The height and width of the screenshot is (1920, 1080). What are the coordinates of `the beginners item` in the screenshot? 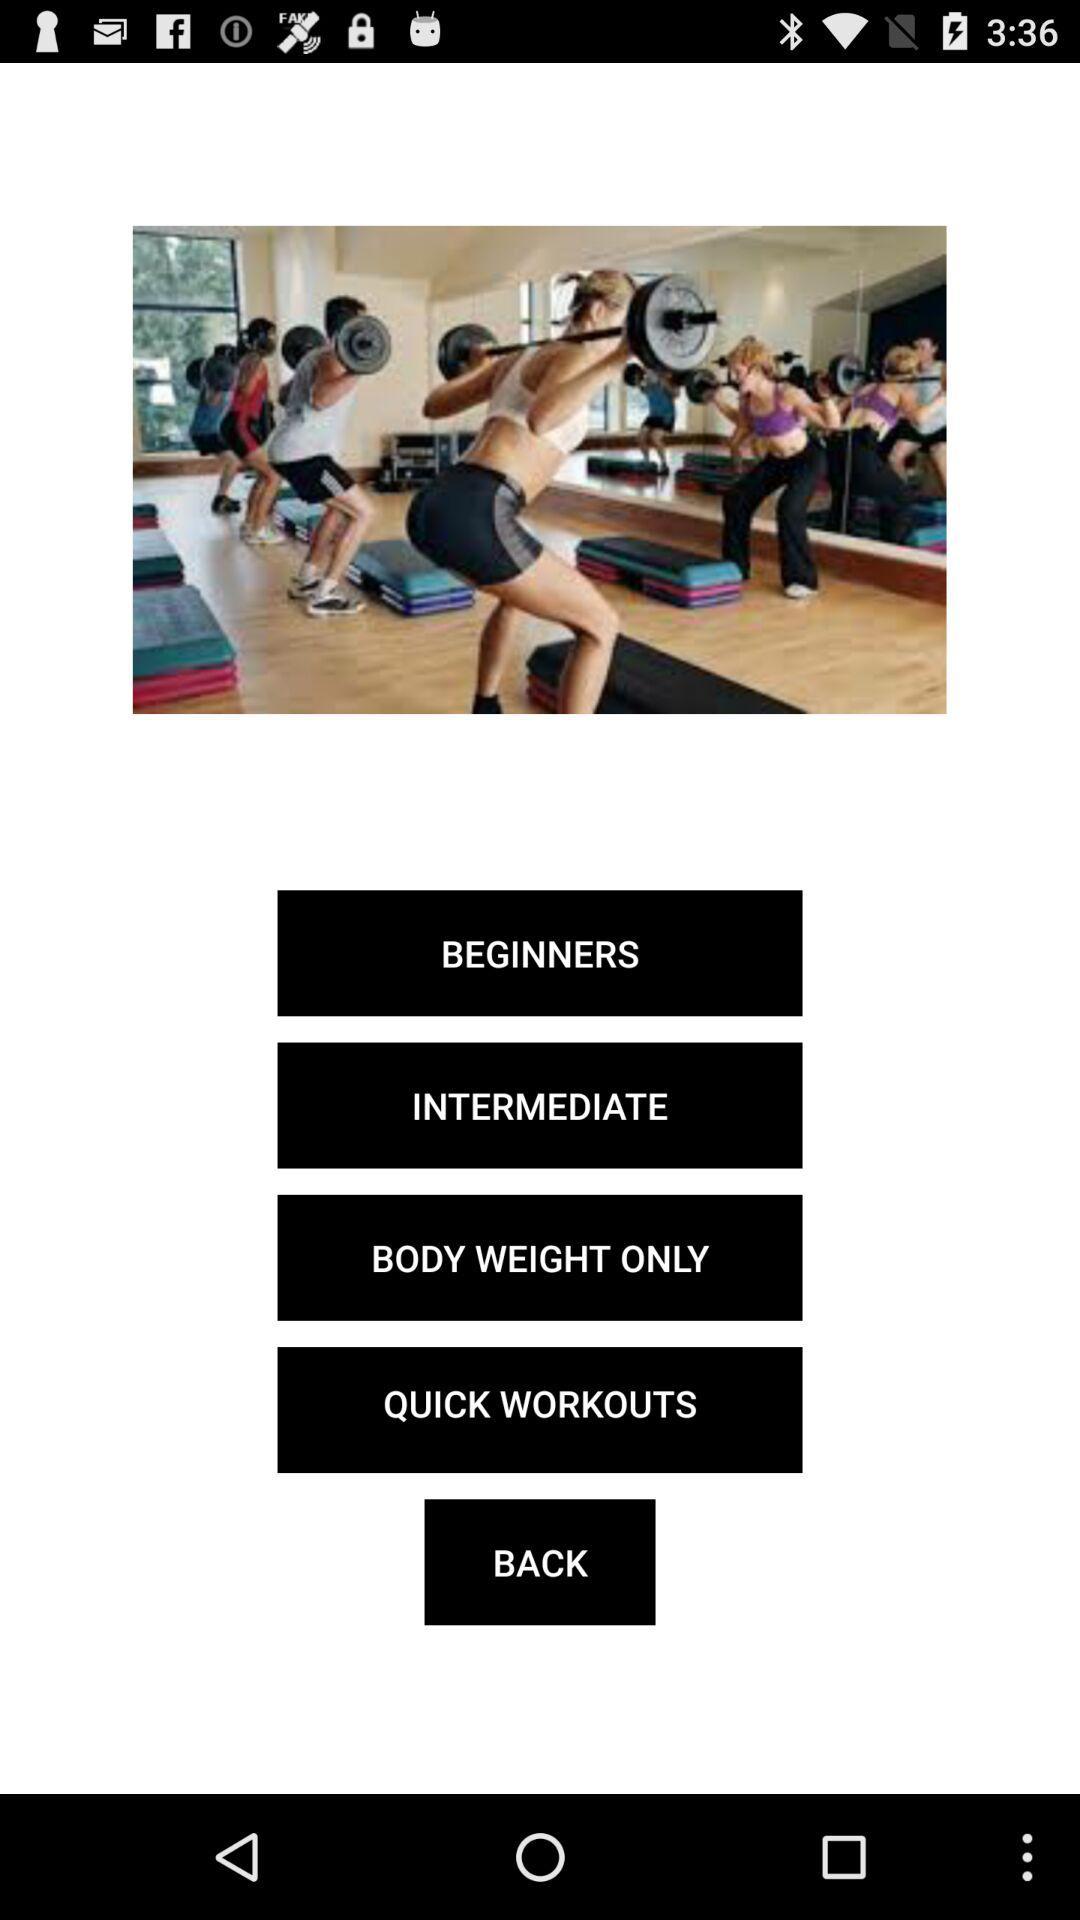 It's located at (540, 952).